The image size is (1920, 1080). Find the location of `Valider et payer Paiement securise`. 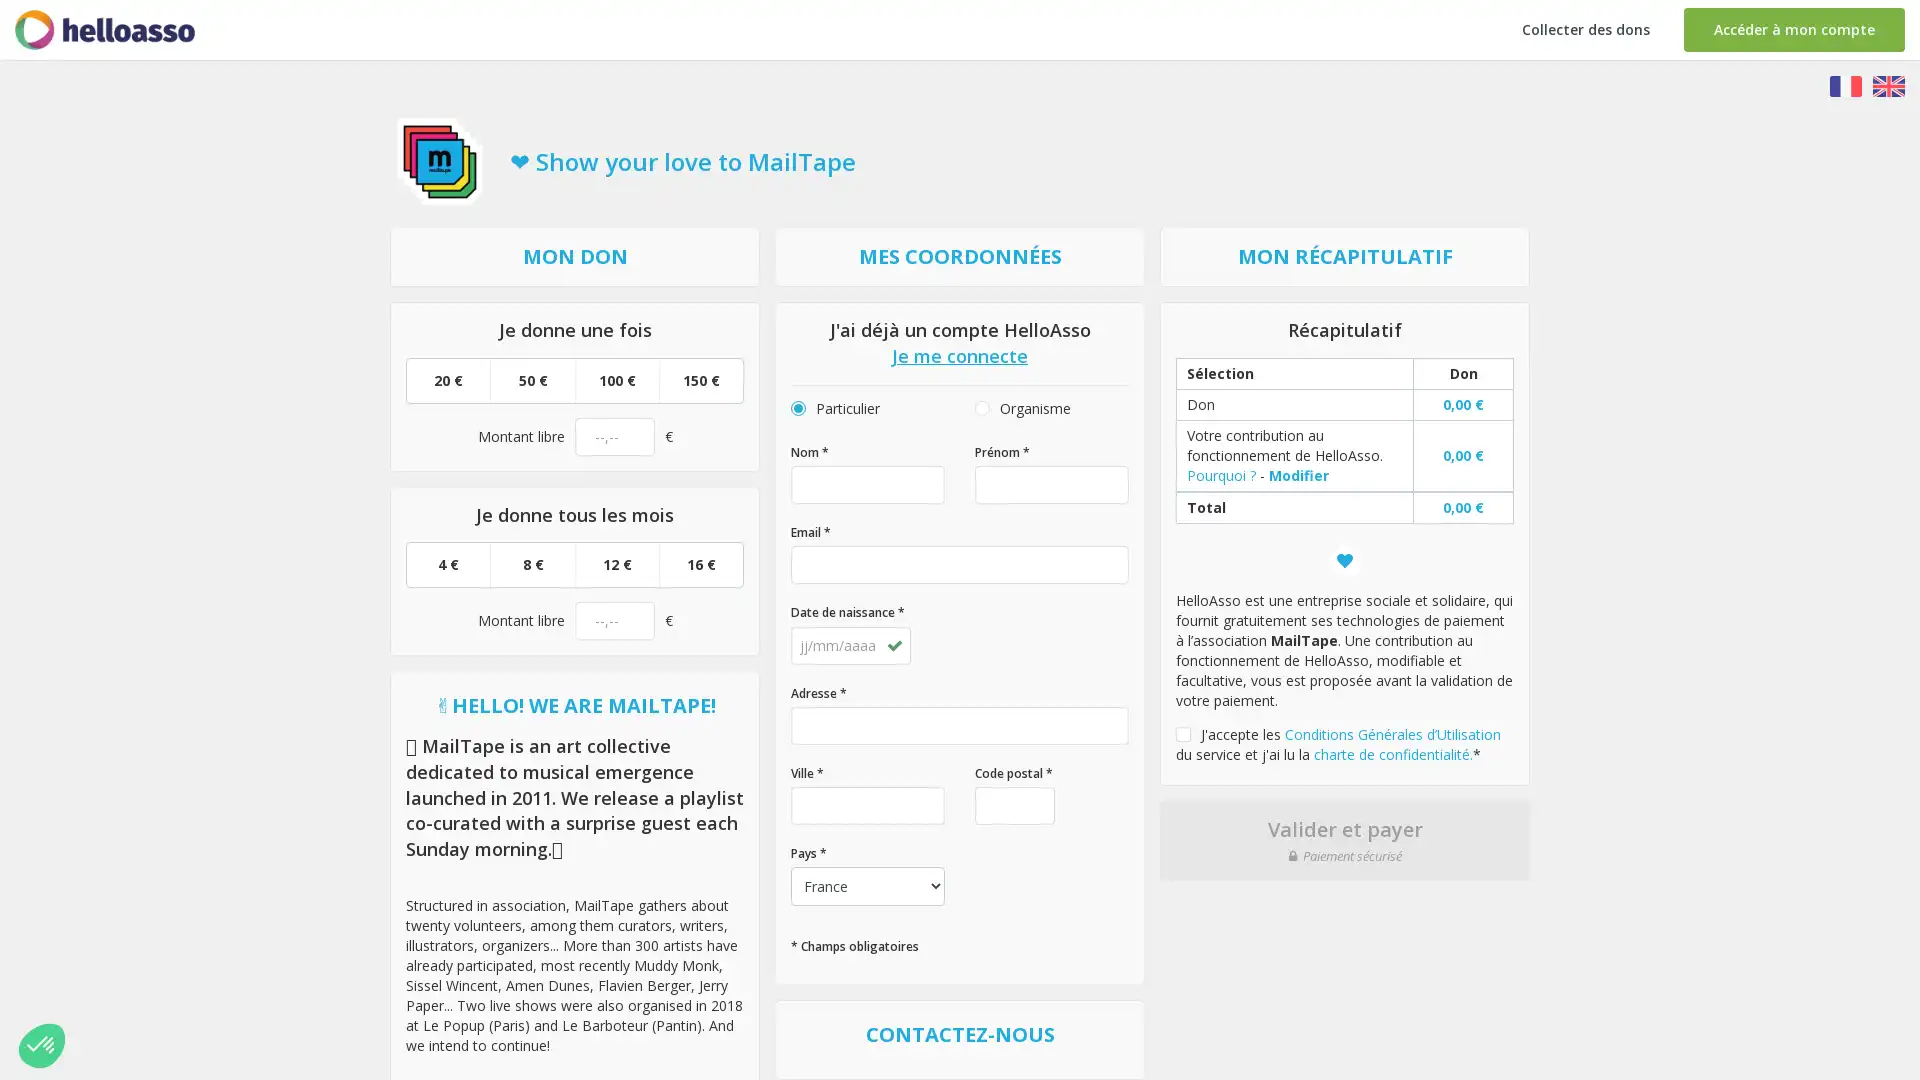

Valider et payer Paiement securise is located at coordinates (1344, 840).